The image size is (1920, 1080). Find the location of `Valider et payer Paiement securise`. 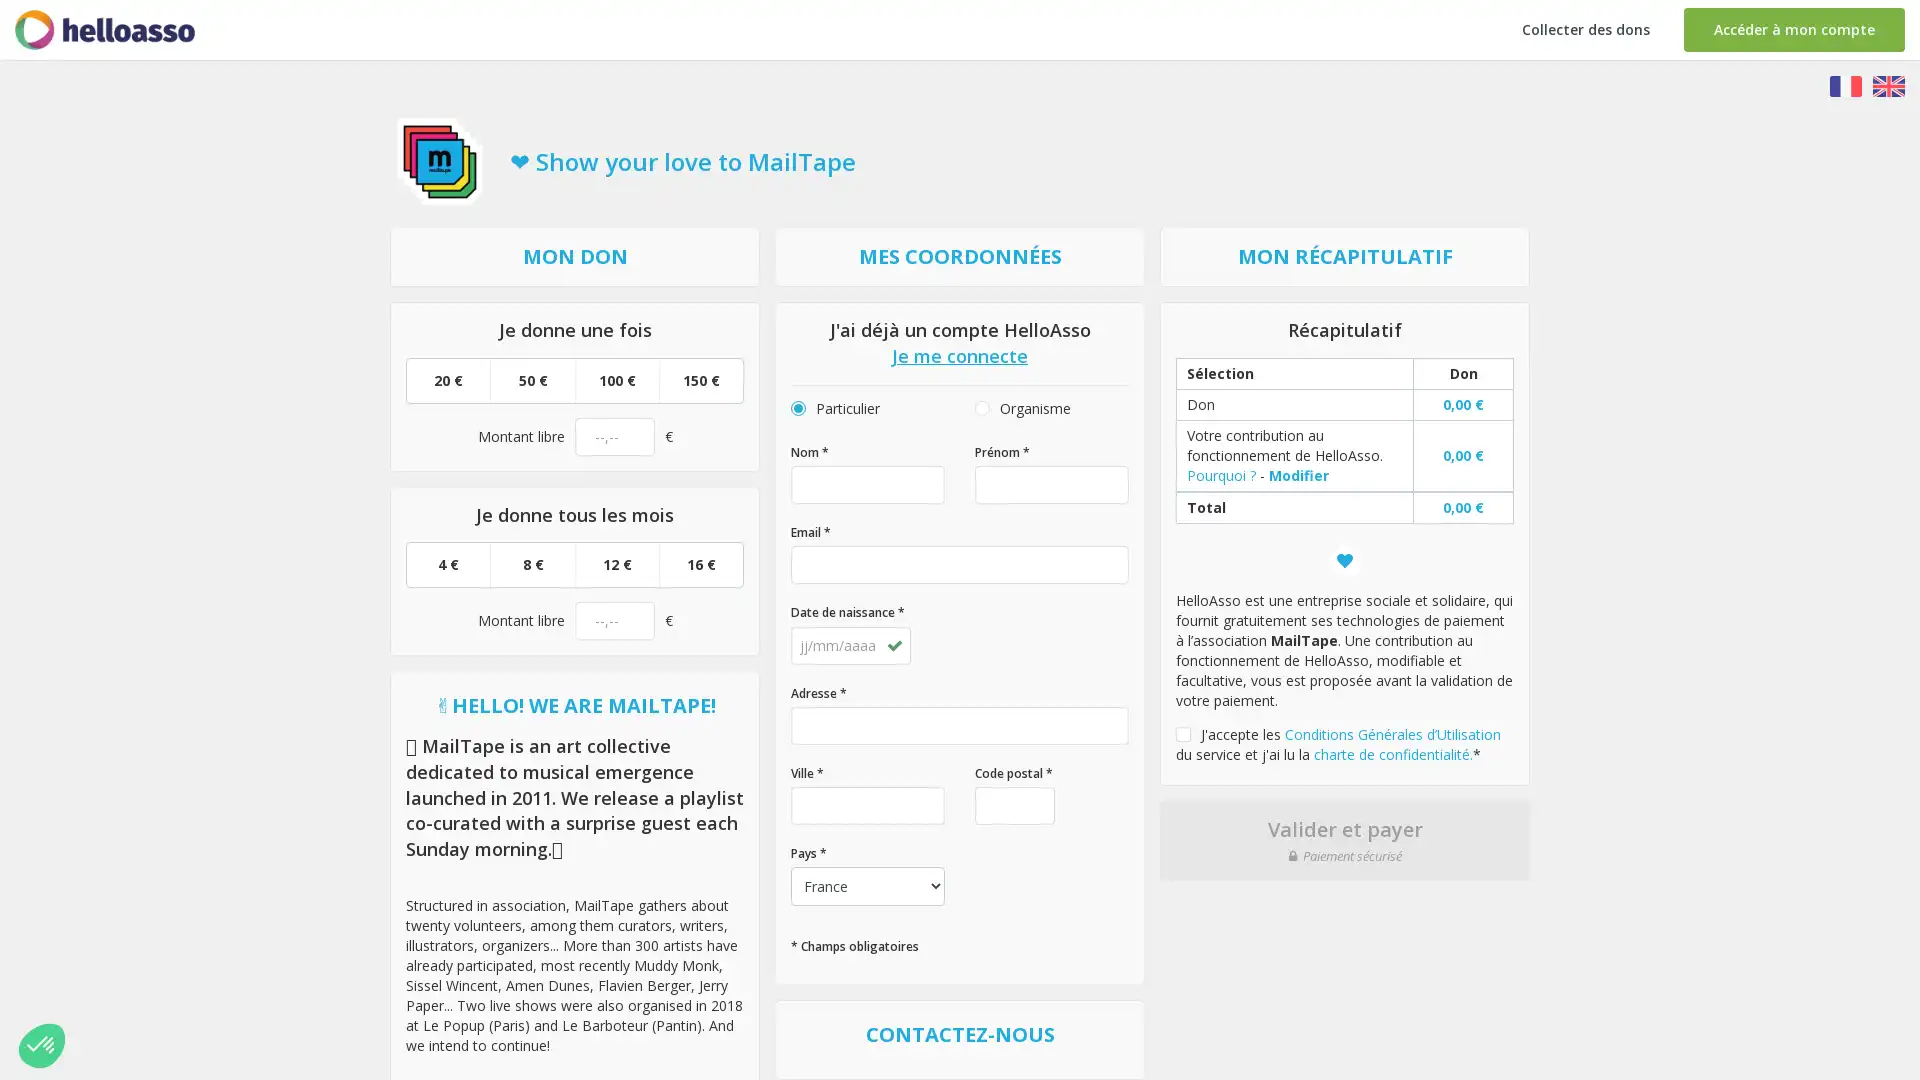

Valider et payer Paiement securise is located at coordinates (1344, 840).